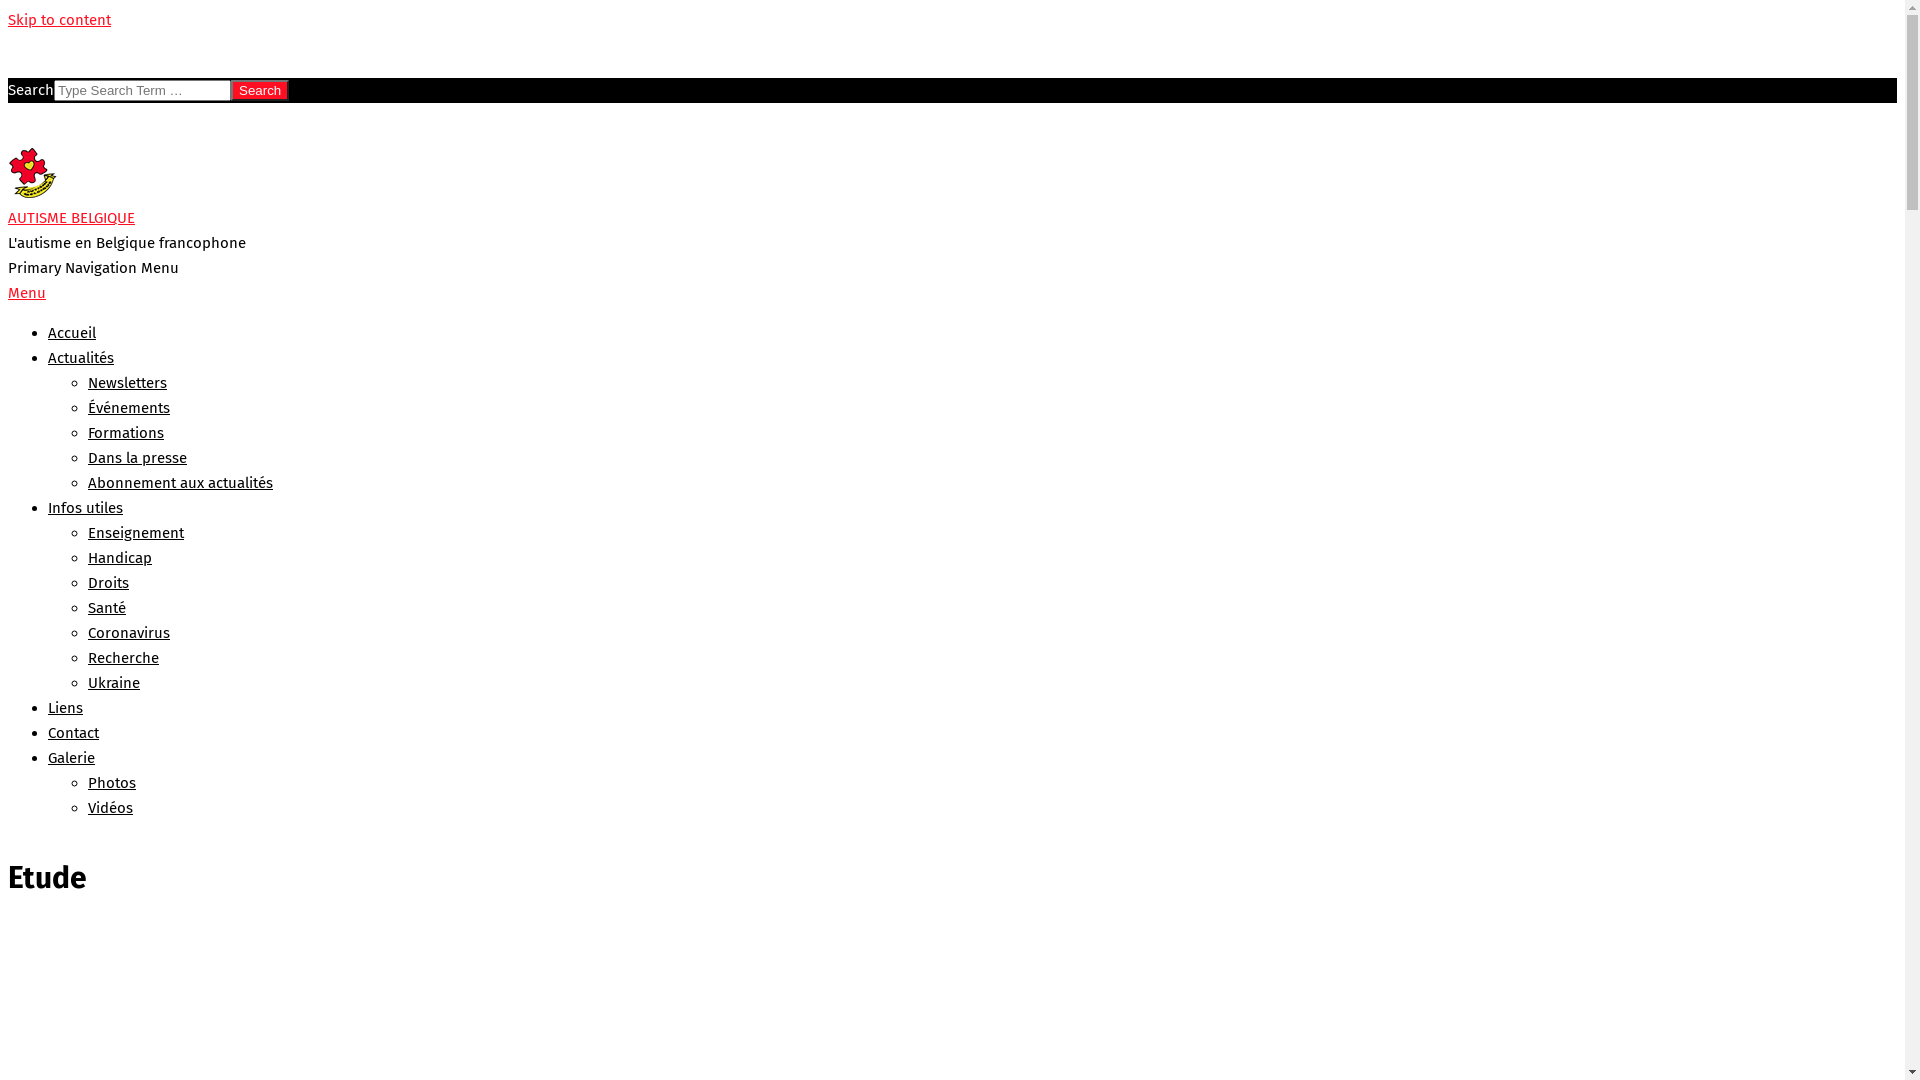  What do you see at coordinates (8, 293) in the screenshot?
I see `'Menu'` at bounding box center [8, 293].